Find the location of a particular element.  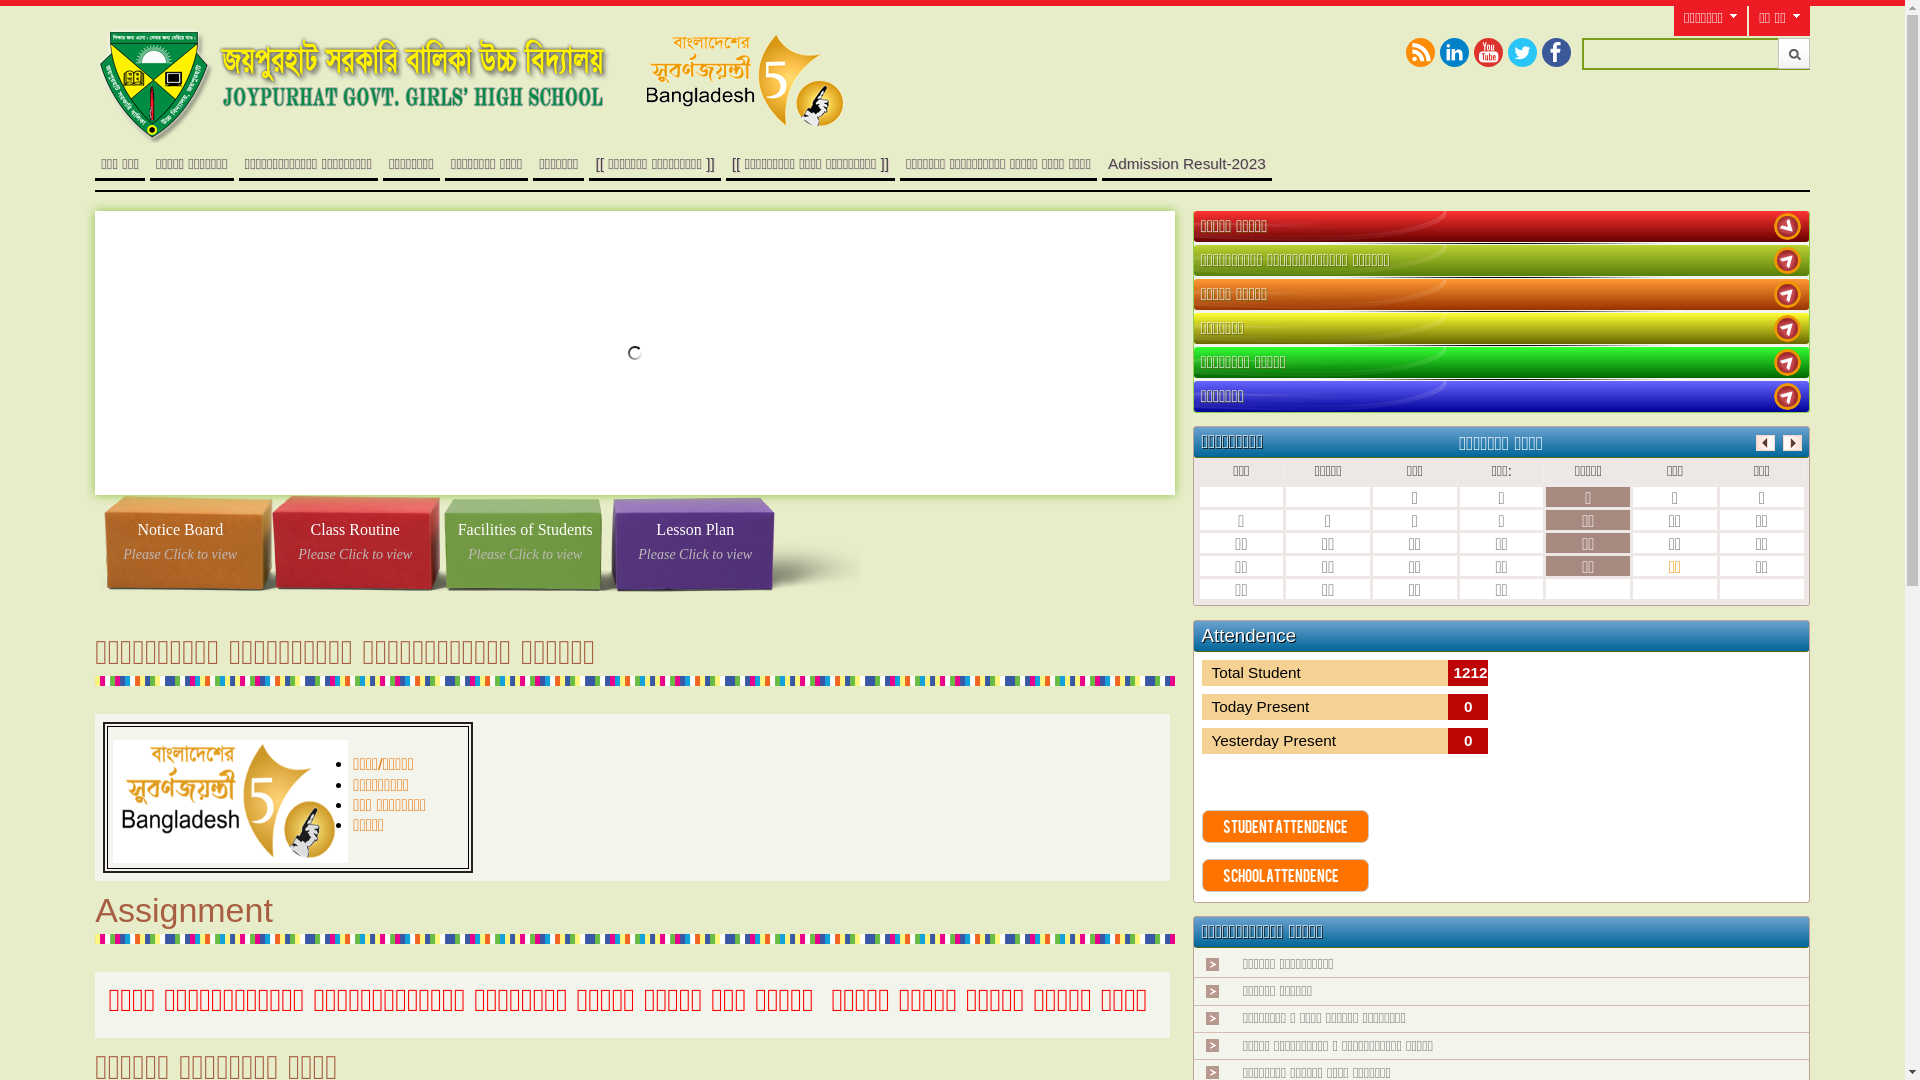

'Notice Board is located at coordinates (180, 543).